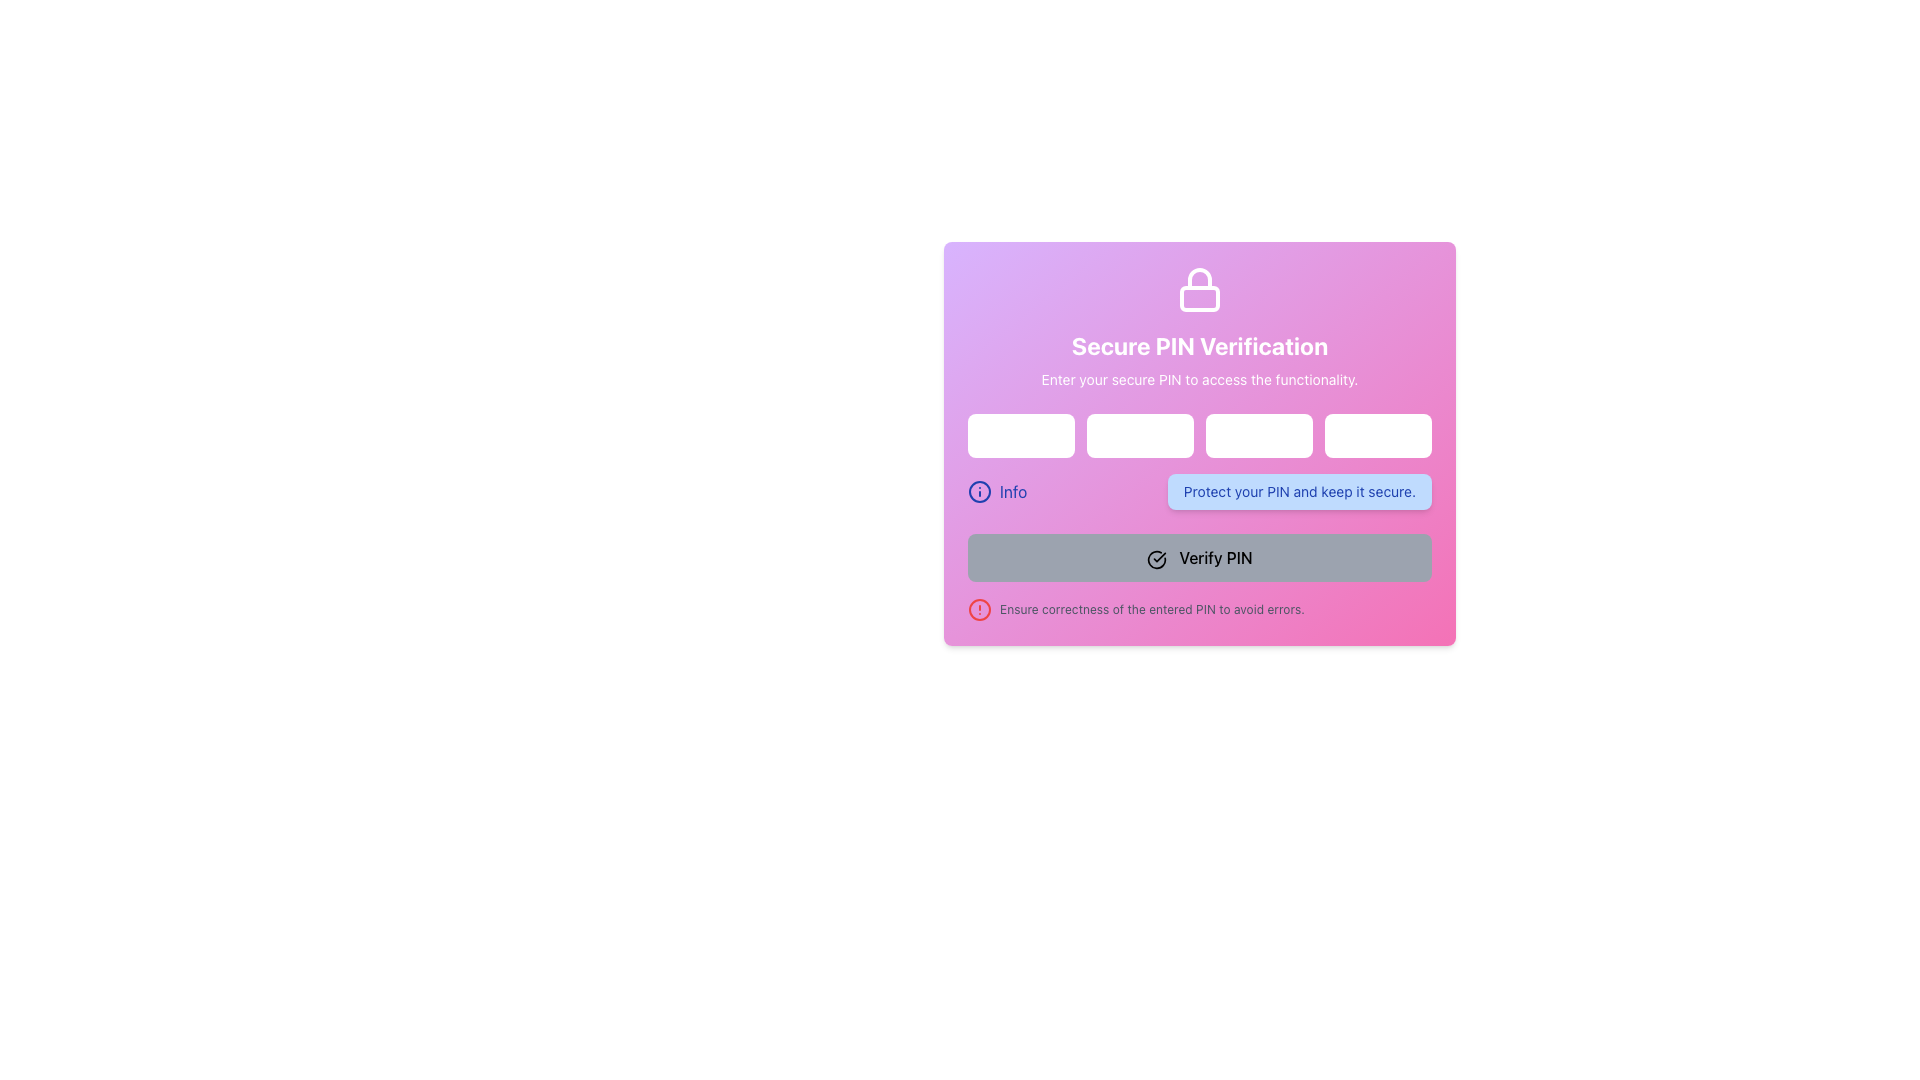  I want to click on the leftmost part of the 'Verify PIN' button's icon, which visually represents a status or action, so click(1157, 559).